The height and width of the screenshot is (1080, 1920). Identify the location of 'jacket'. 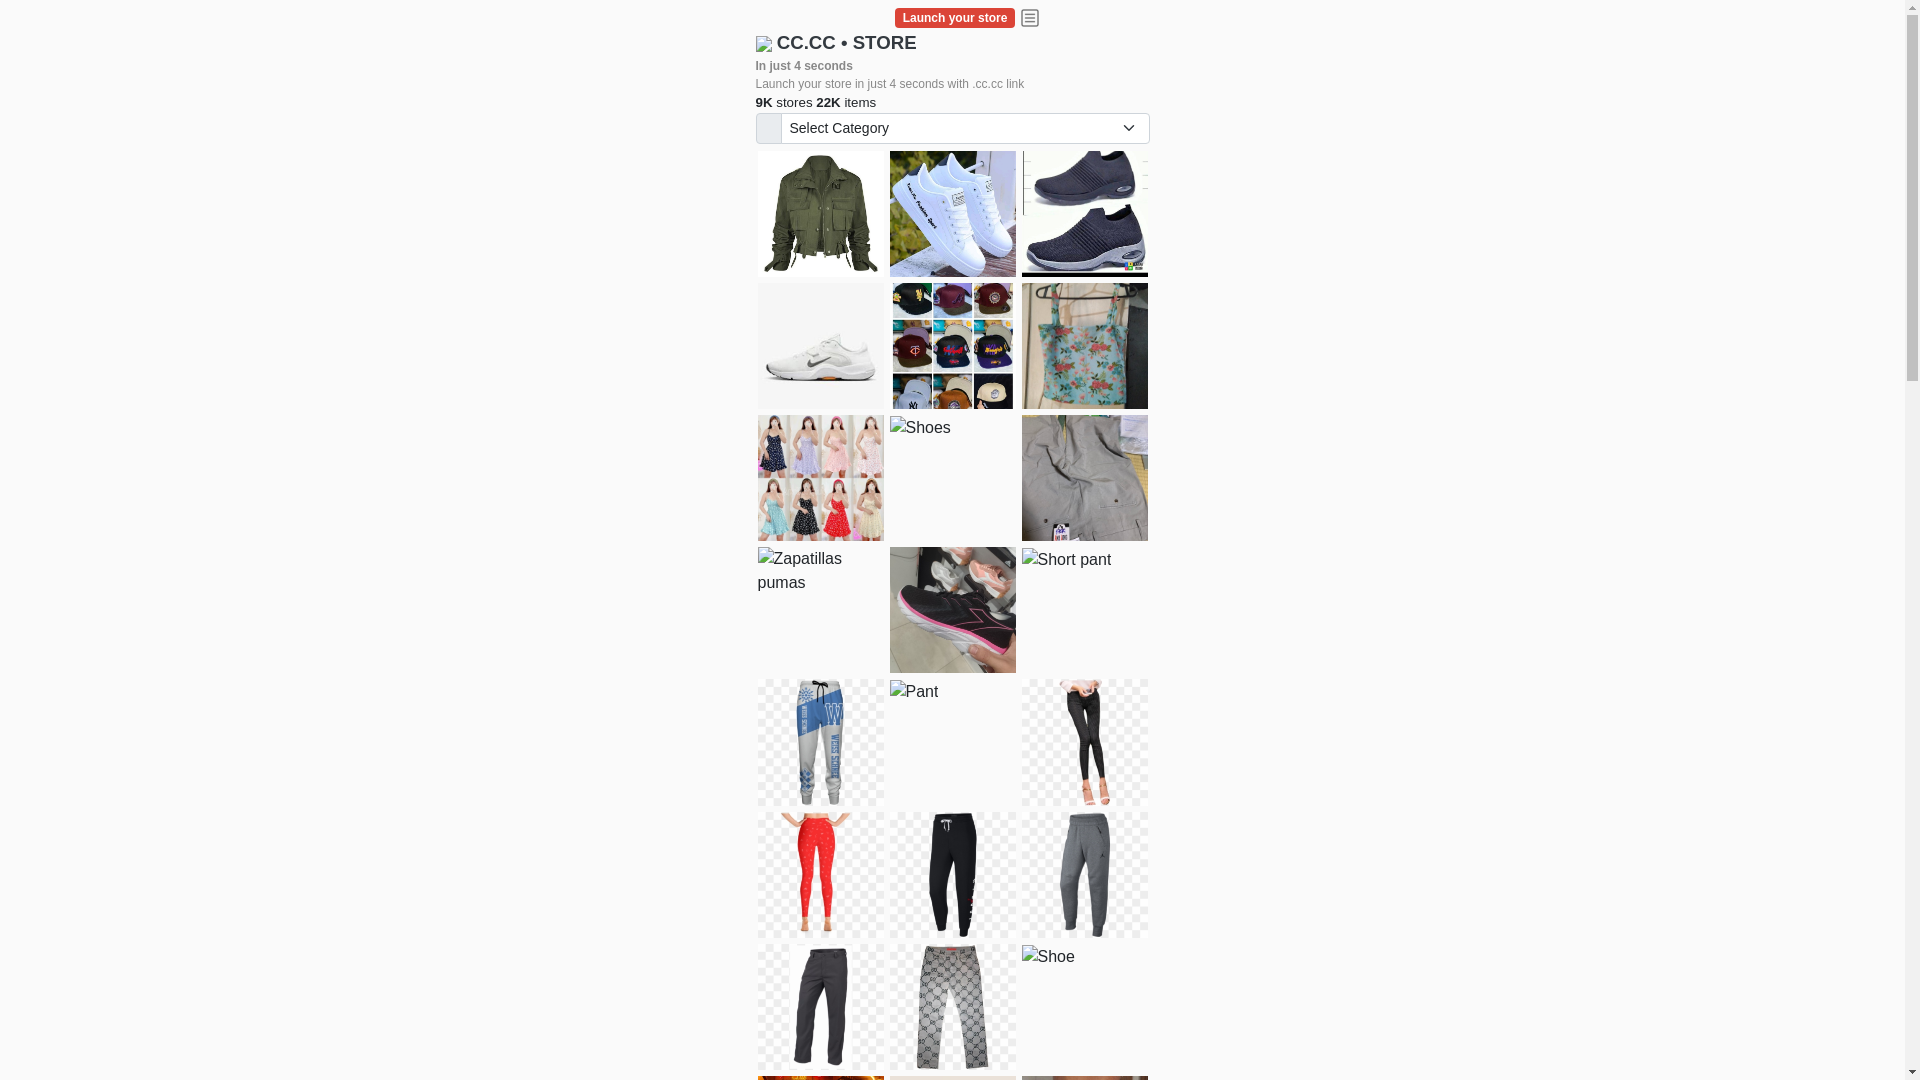
(820, 213).